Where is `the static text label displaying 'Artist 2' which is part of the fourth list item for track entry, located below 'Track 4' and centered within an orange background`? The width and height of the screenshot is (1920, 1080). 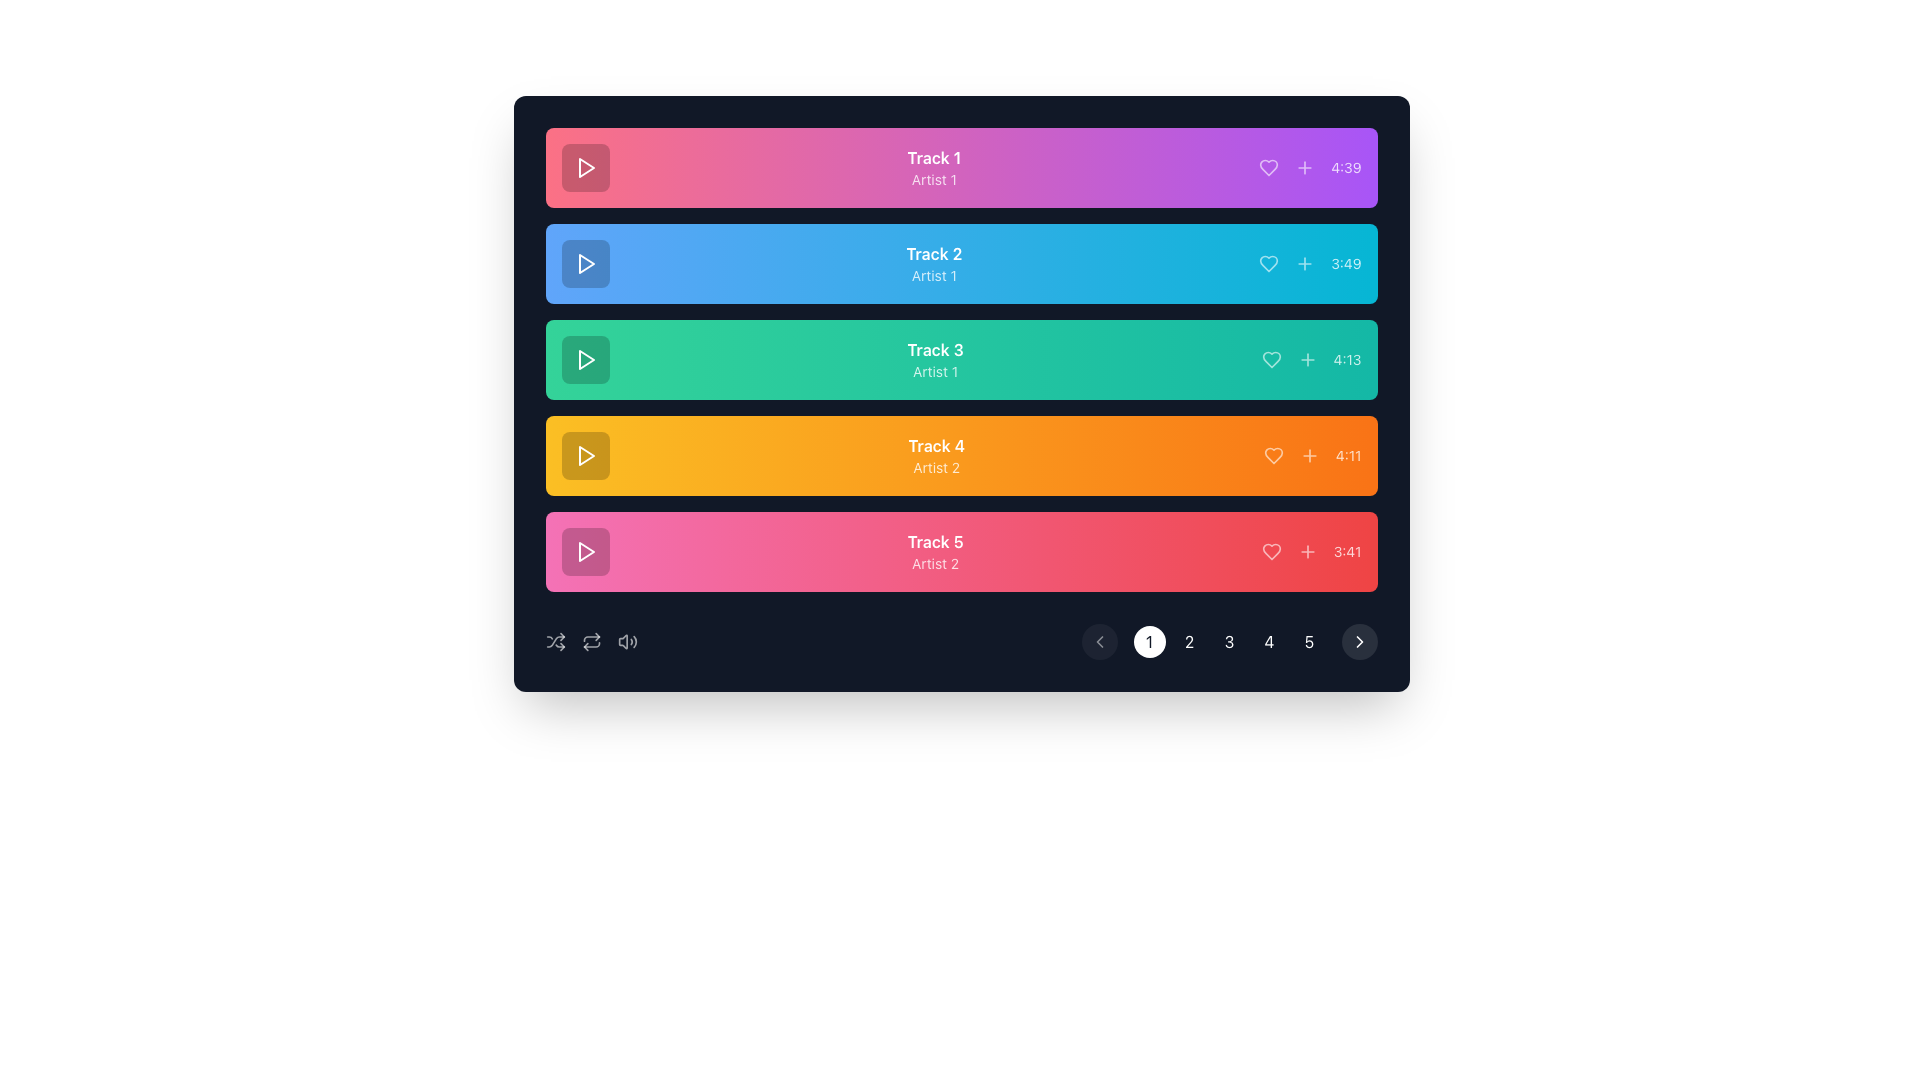 the static text label displaying 'Artist 2' which is part of the fourth list item for track entry, located below 'Track 4' and centered within an orange background is located at coordinates (935, 467).